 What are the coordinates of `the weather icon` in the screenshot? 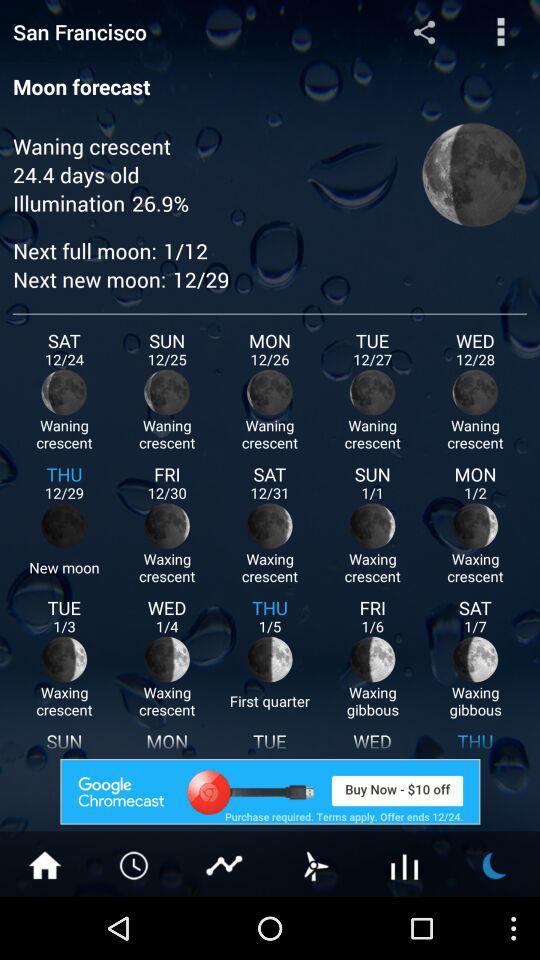 It's located at (314, 925).